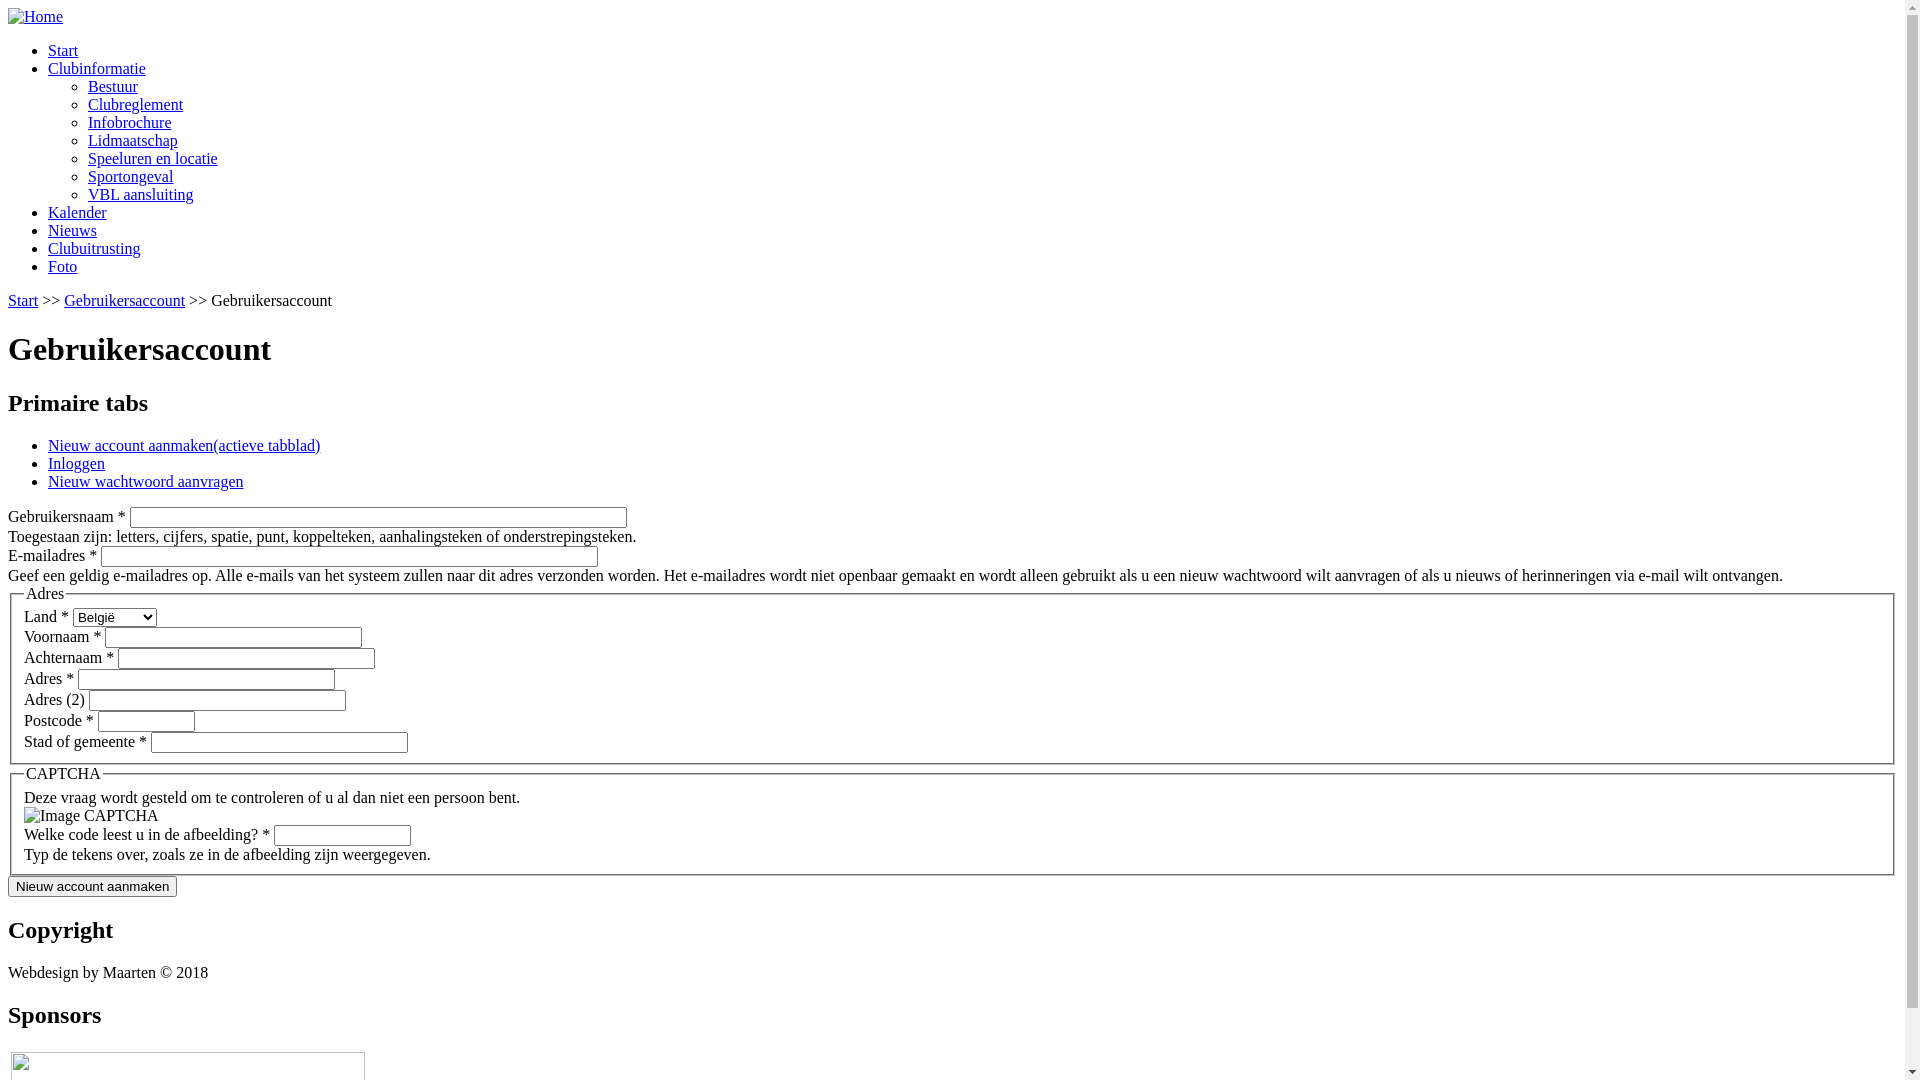  I want to click on 'Sportongeval', so click(129, 175).